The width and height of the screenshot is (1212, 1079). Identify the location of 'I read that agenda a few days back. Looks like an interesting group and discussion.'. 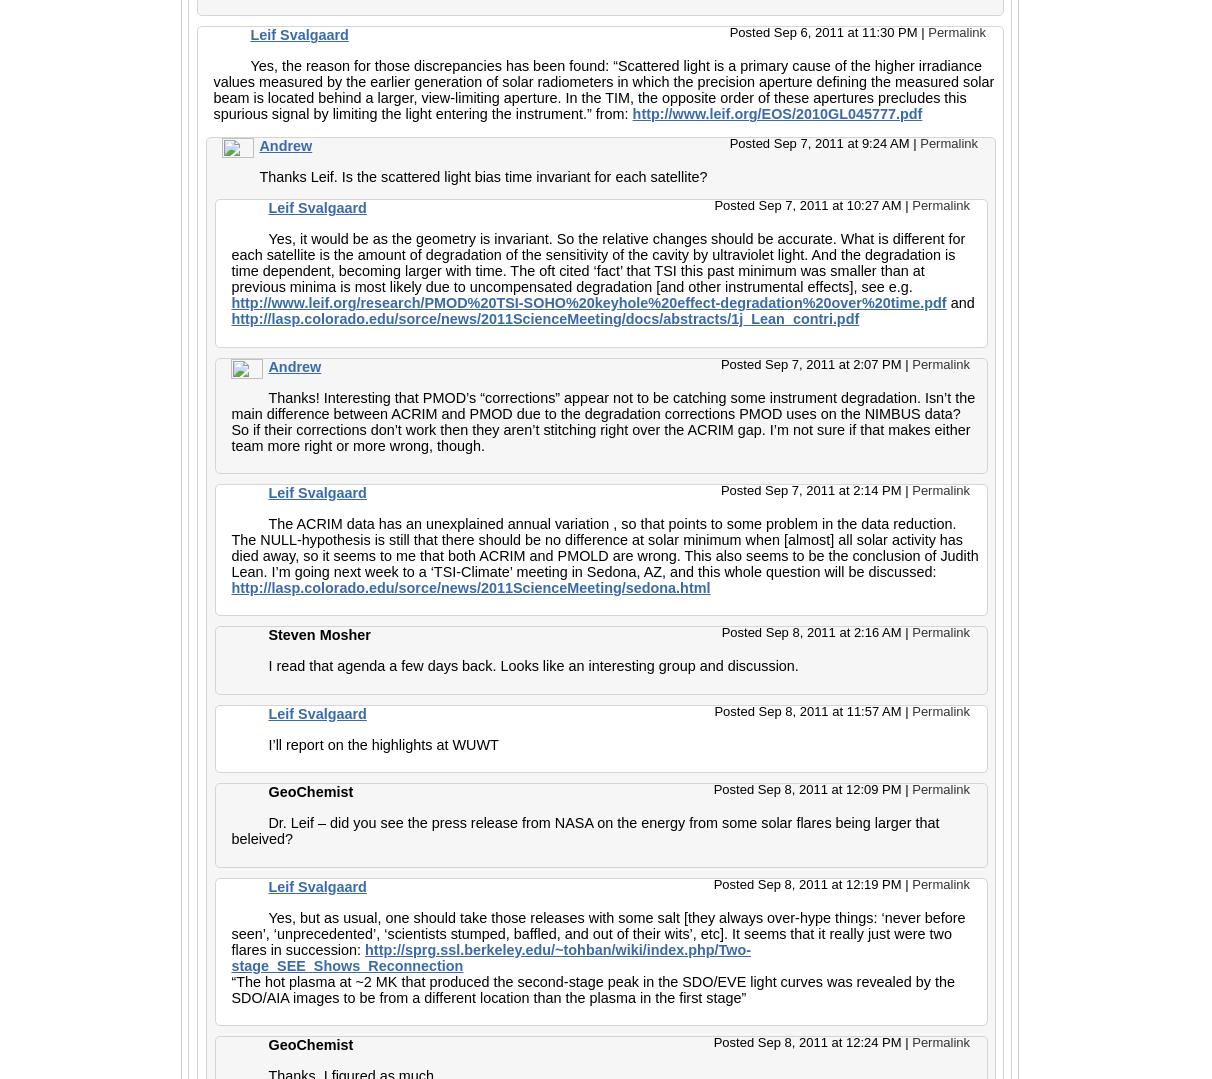
(533, 665).